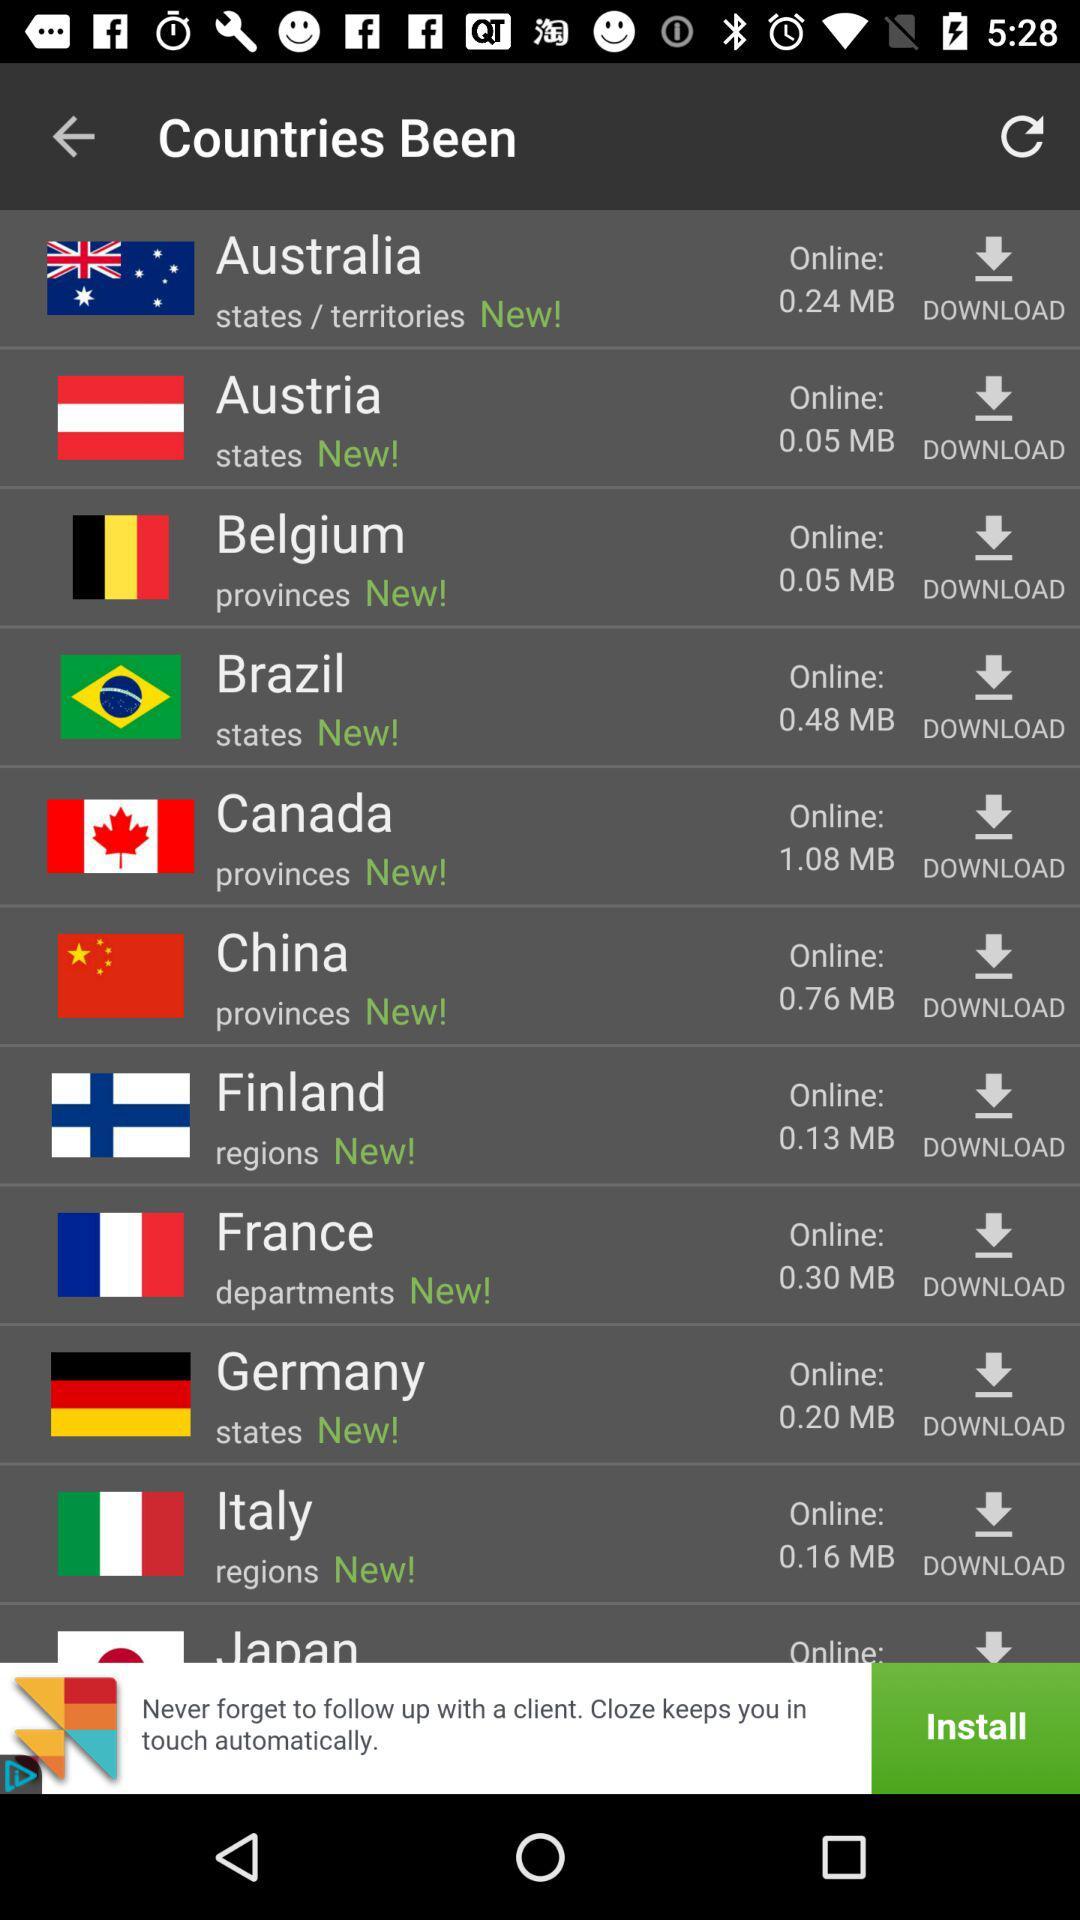  Describe the element at coordinates (540, 1727) in the screenshot. I see `redirect to advertisement page` at that location.